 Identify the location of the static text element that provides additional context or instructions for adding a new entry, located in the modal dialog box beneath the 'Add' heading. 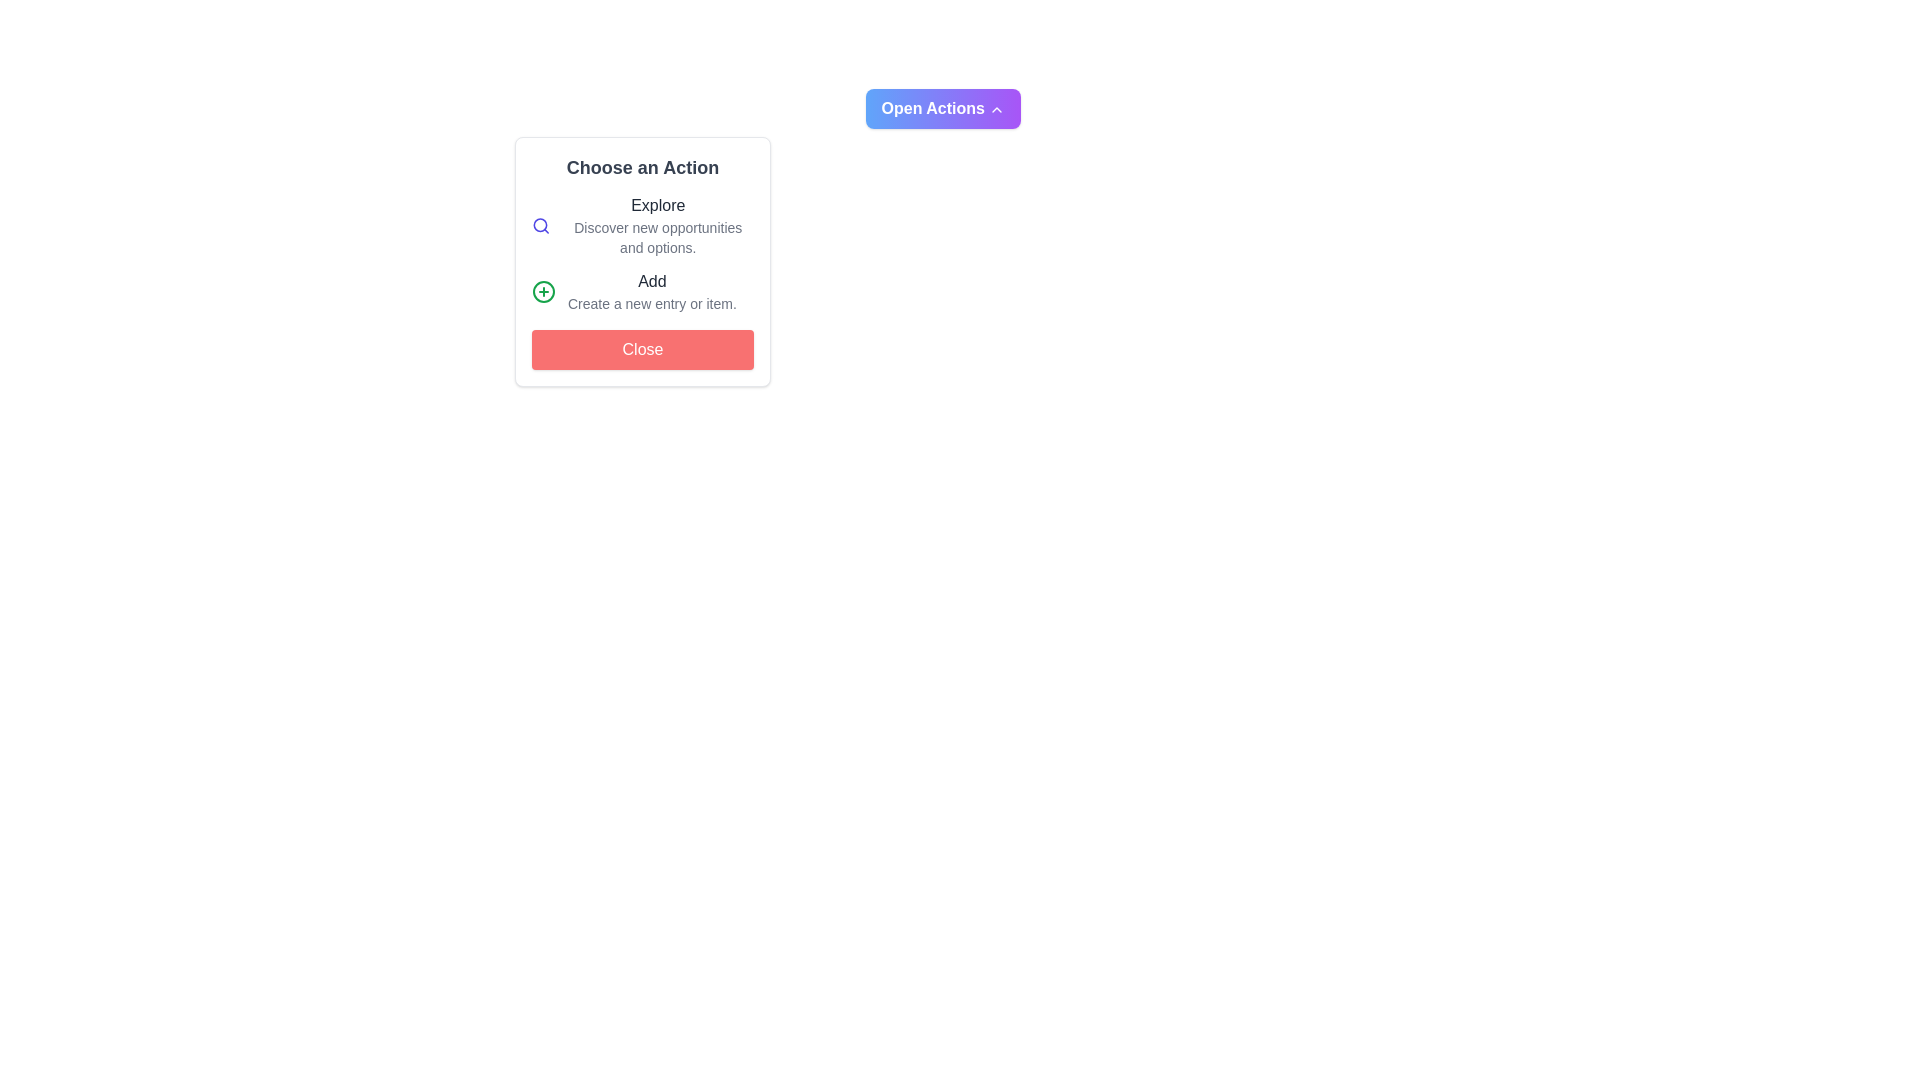
(652, 304).